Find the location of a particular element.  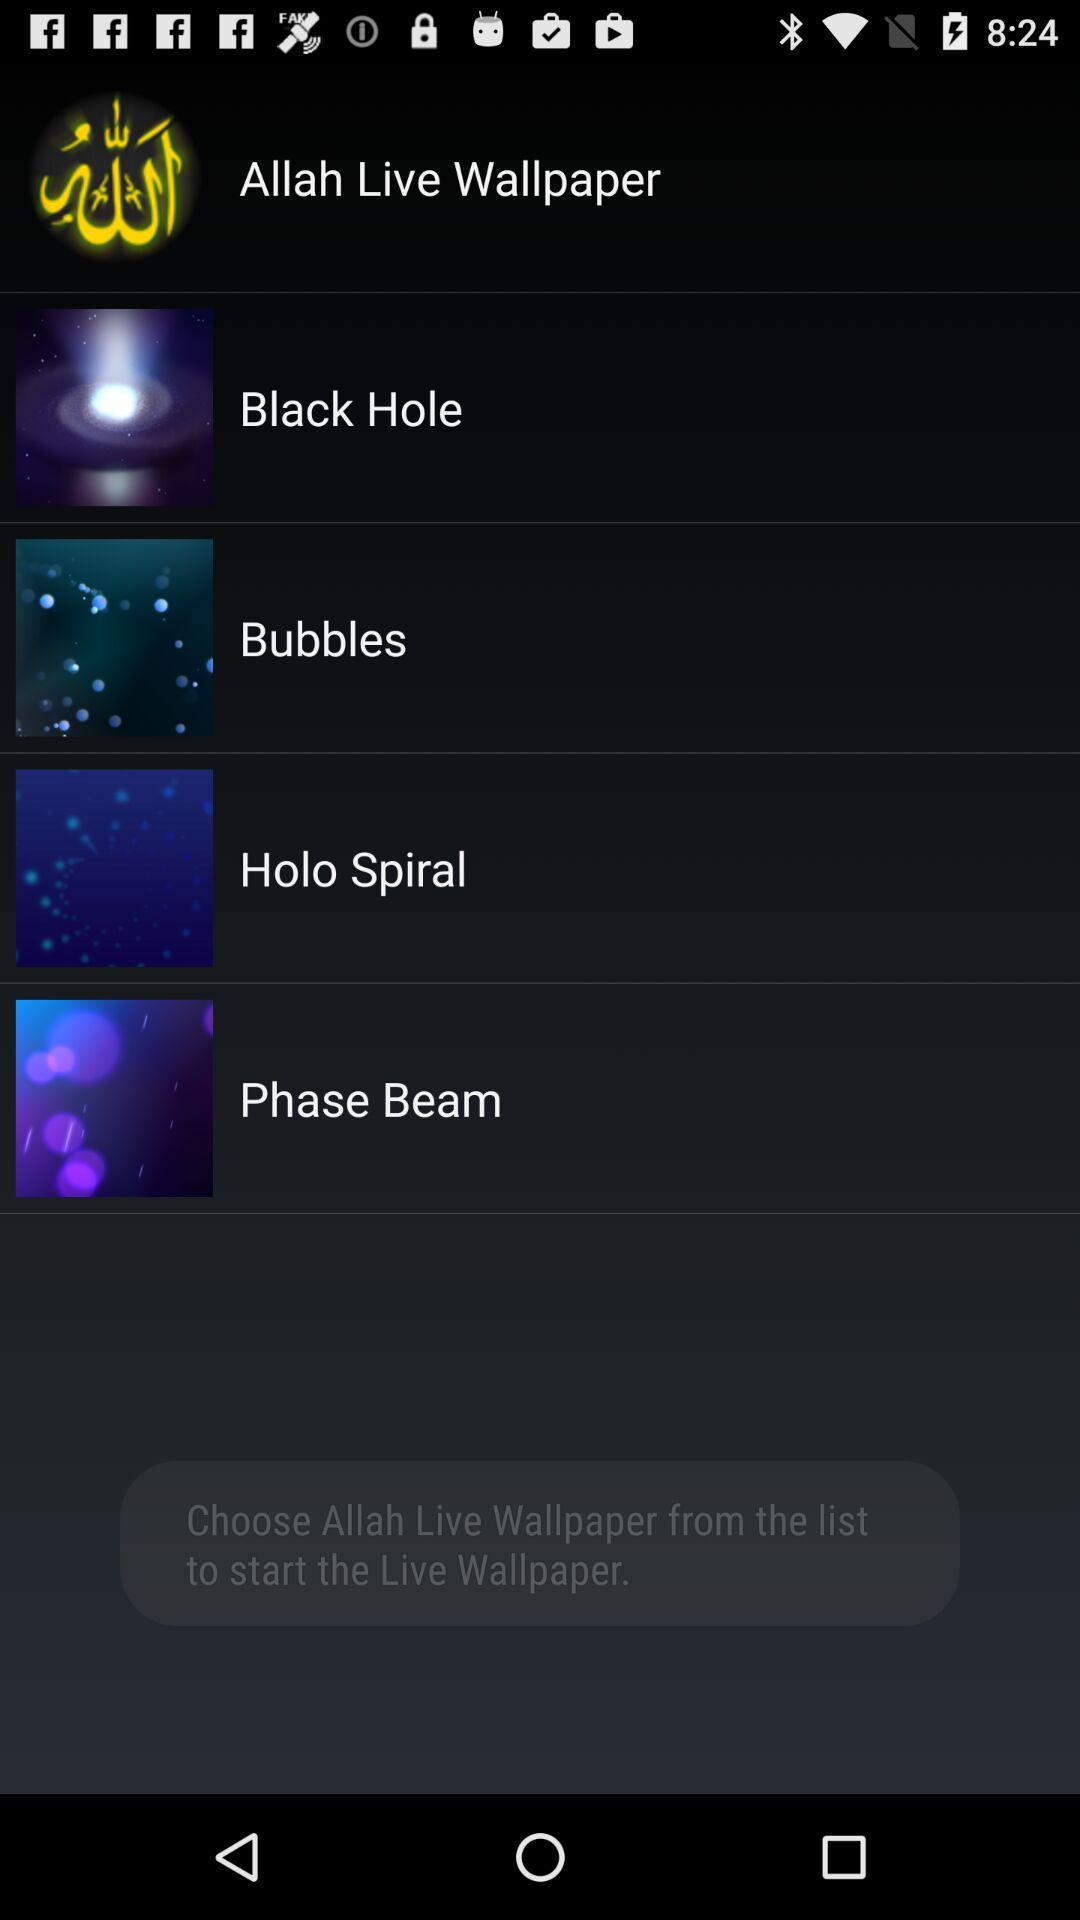

app above the holo spiral is located at coordinates (322, 636).